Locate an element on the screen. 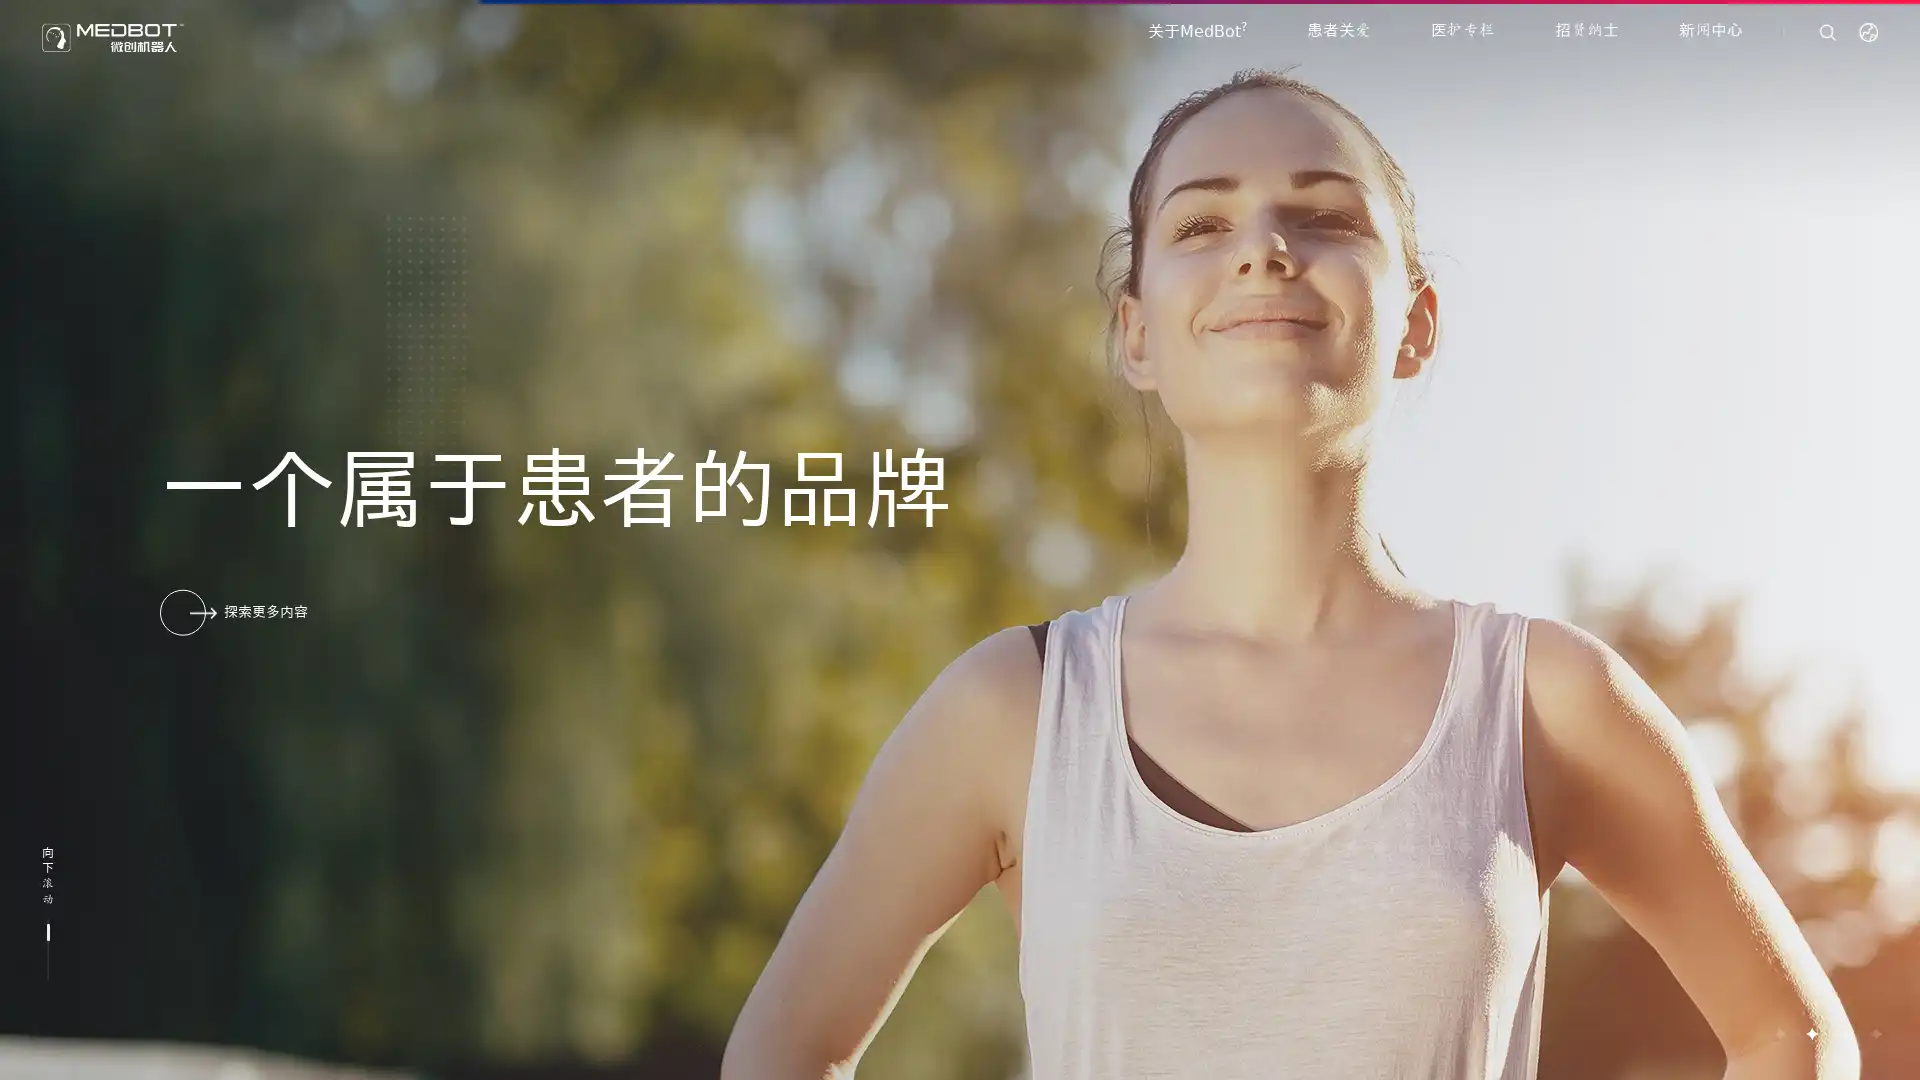  Go to slide 1 is located at coordinates (1779, 1033).